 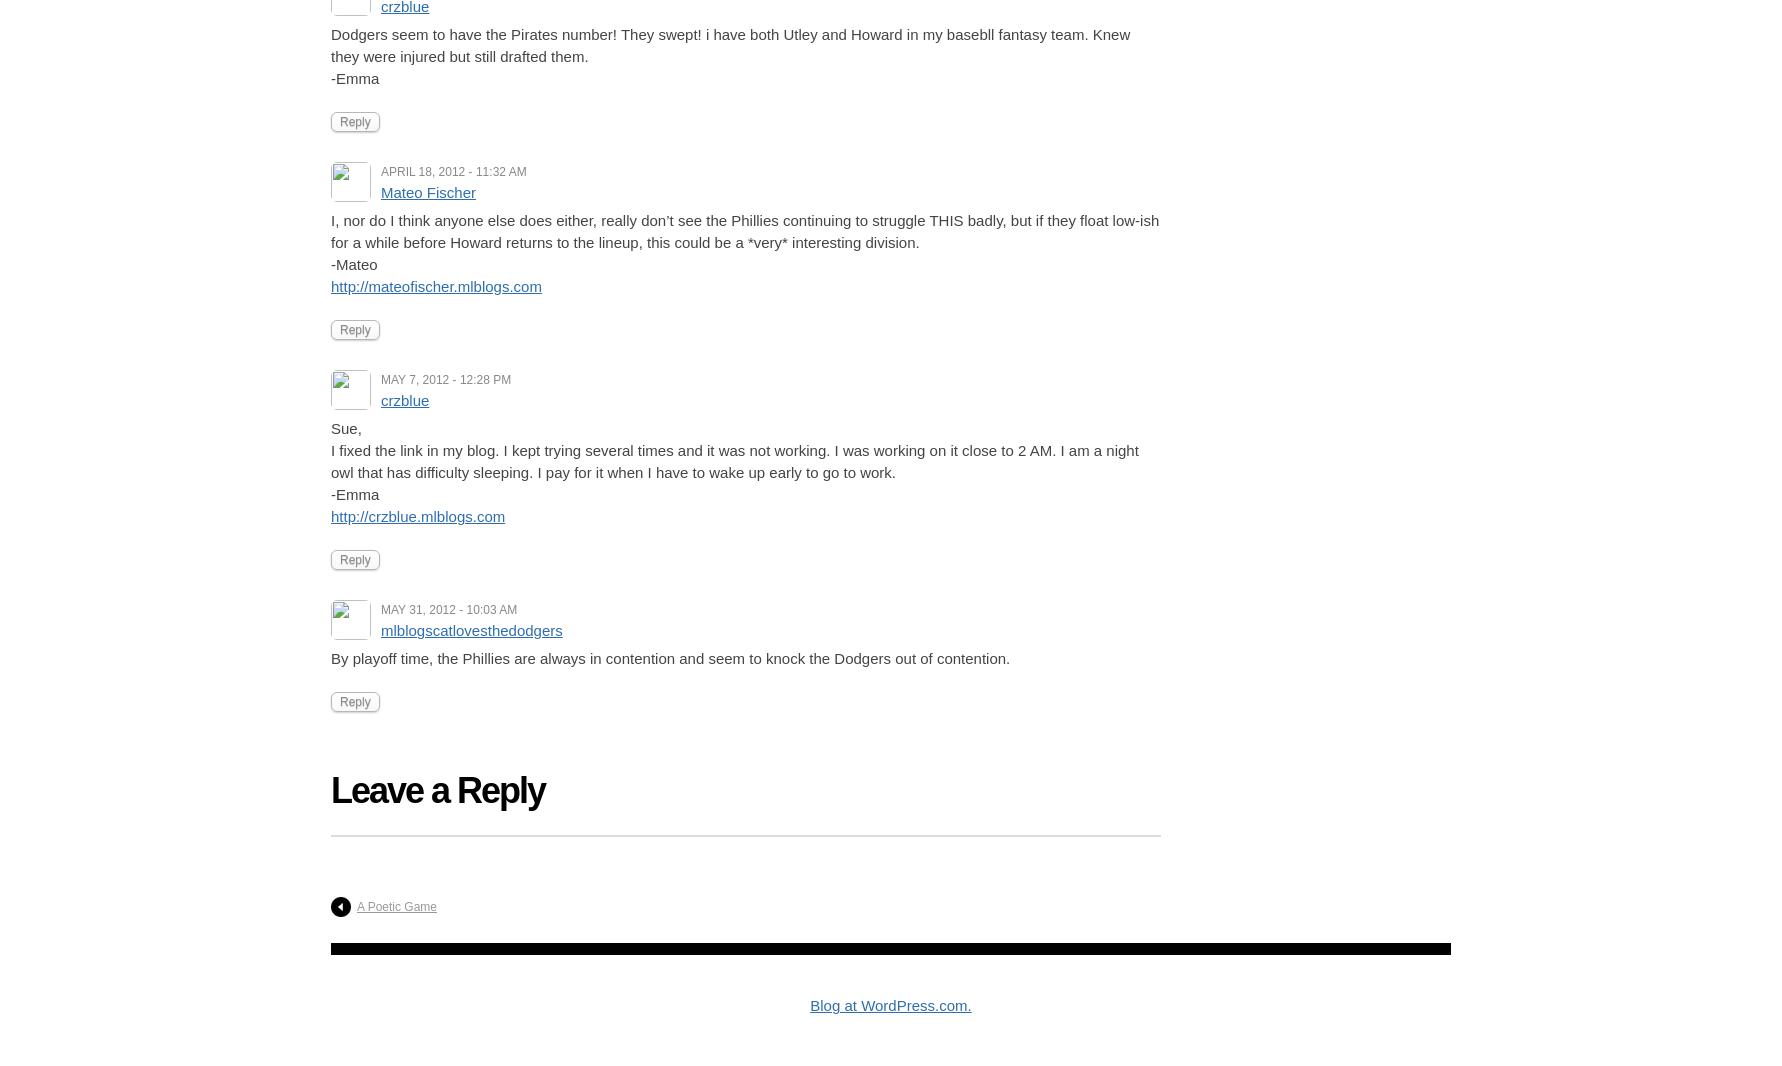 What do you see at coordinates (734, 461) in the screenshot?
I see `'I fixed the link in my blog.  I kept trying several times and it was not working.  I was working on it close to 2 AM.  I am a night owl that has difficulty sleeping.  I pay for it when I have to wake up early to go to work.'` at bounding box center [734, 461].